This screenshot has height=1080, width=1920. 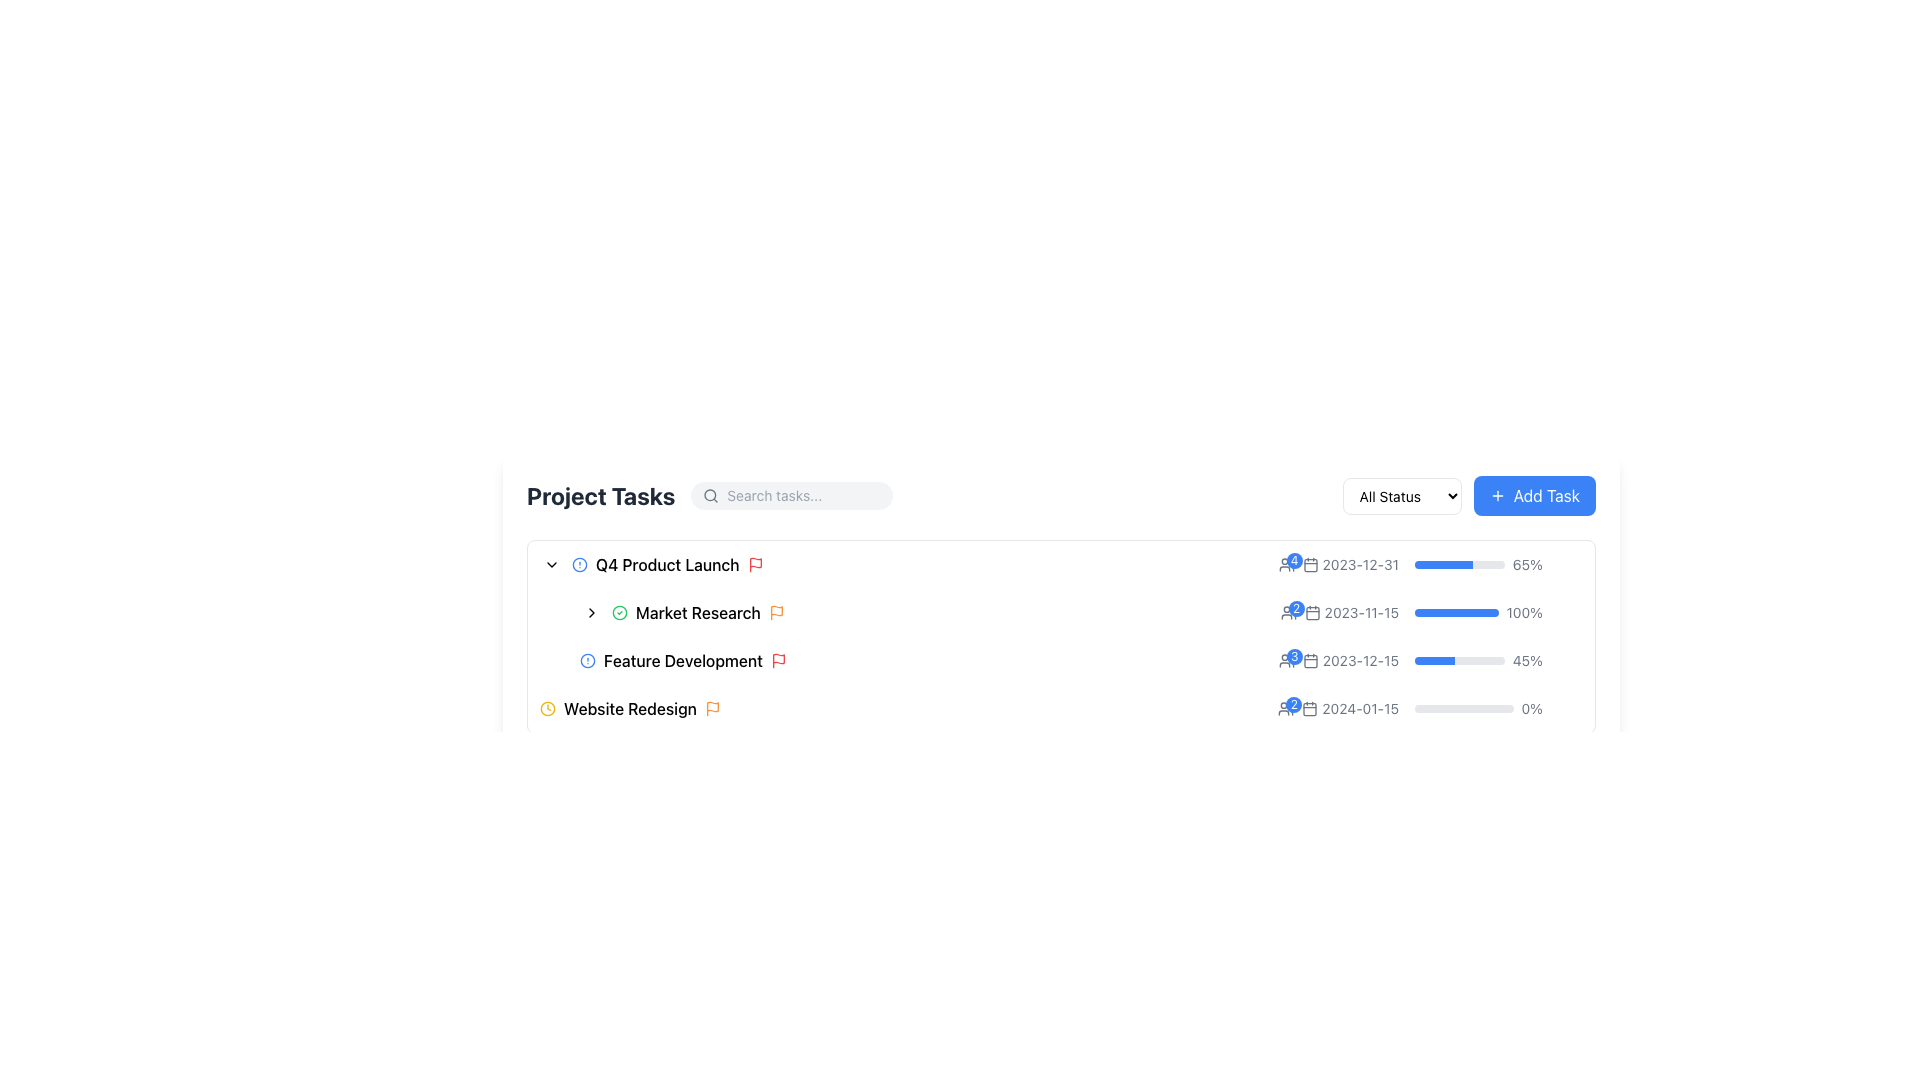 I want to click on the numeric badge displaying '2' in a blue circular background, located above the users icon and to the left of the date '2024-01-15', so click(x=1286, y=708).